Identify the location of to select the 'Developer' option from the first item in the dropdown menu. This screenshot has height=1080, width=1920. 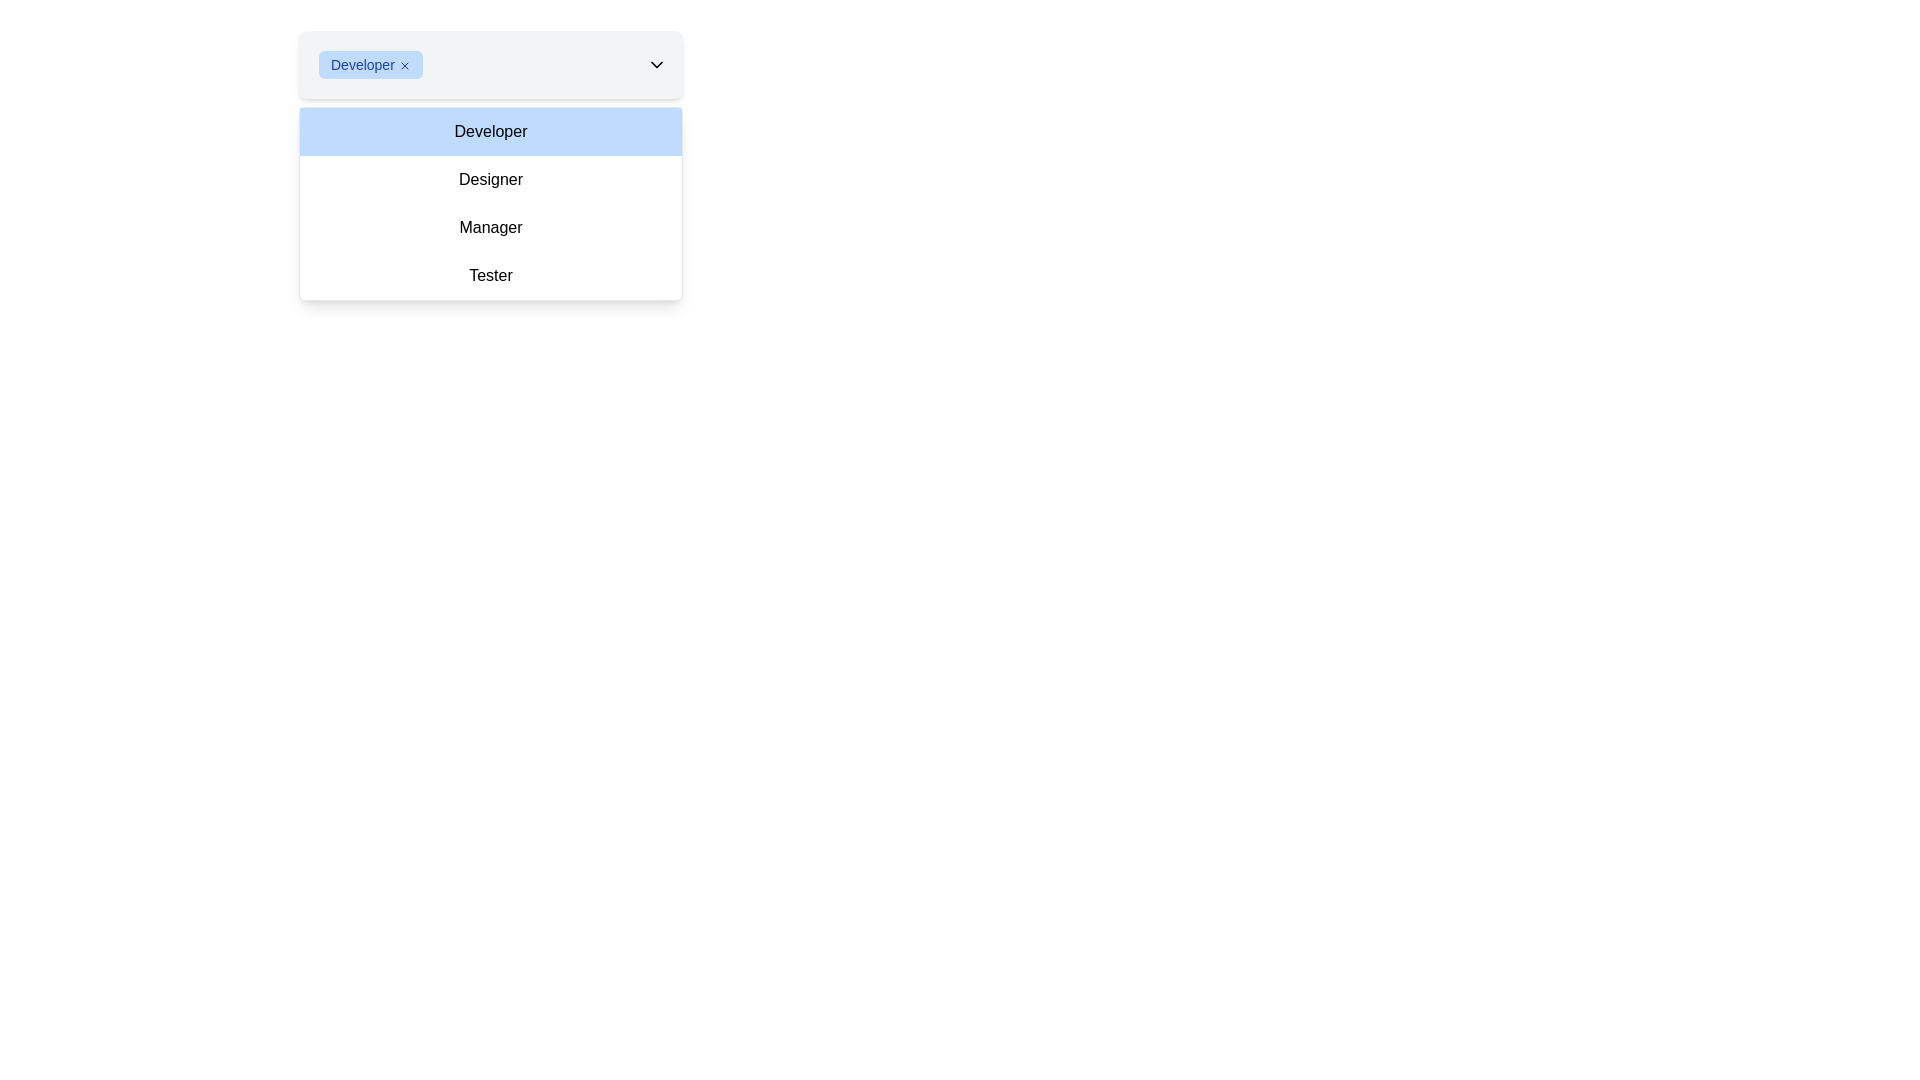
(490, 131).